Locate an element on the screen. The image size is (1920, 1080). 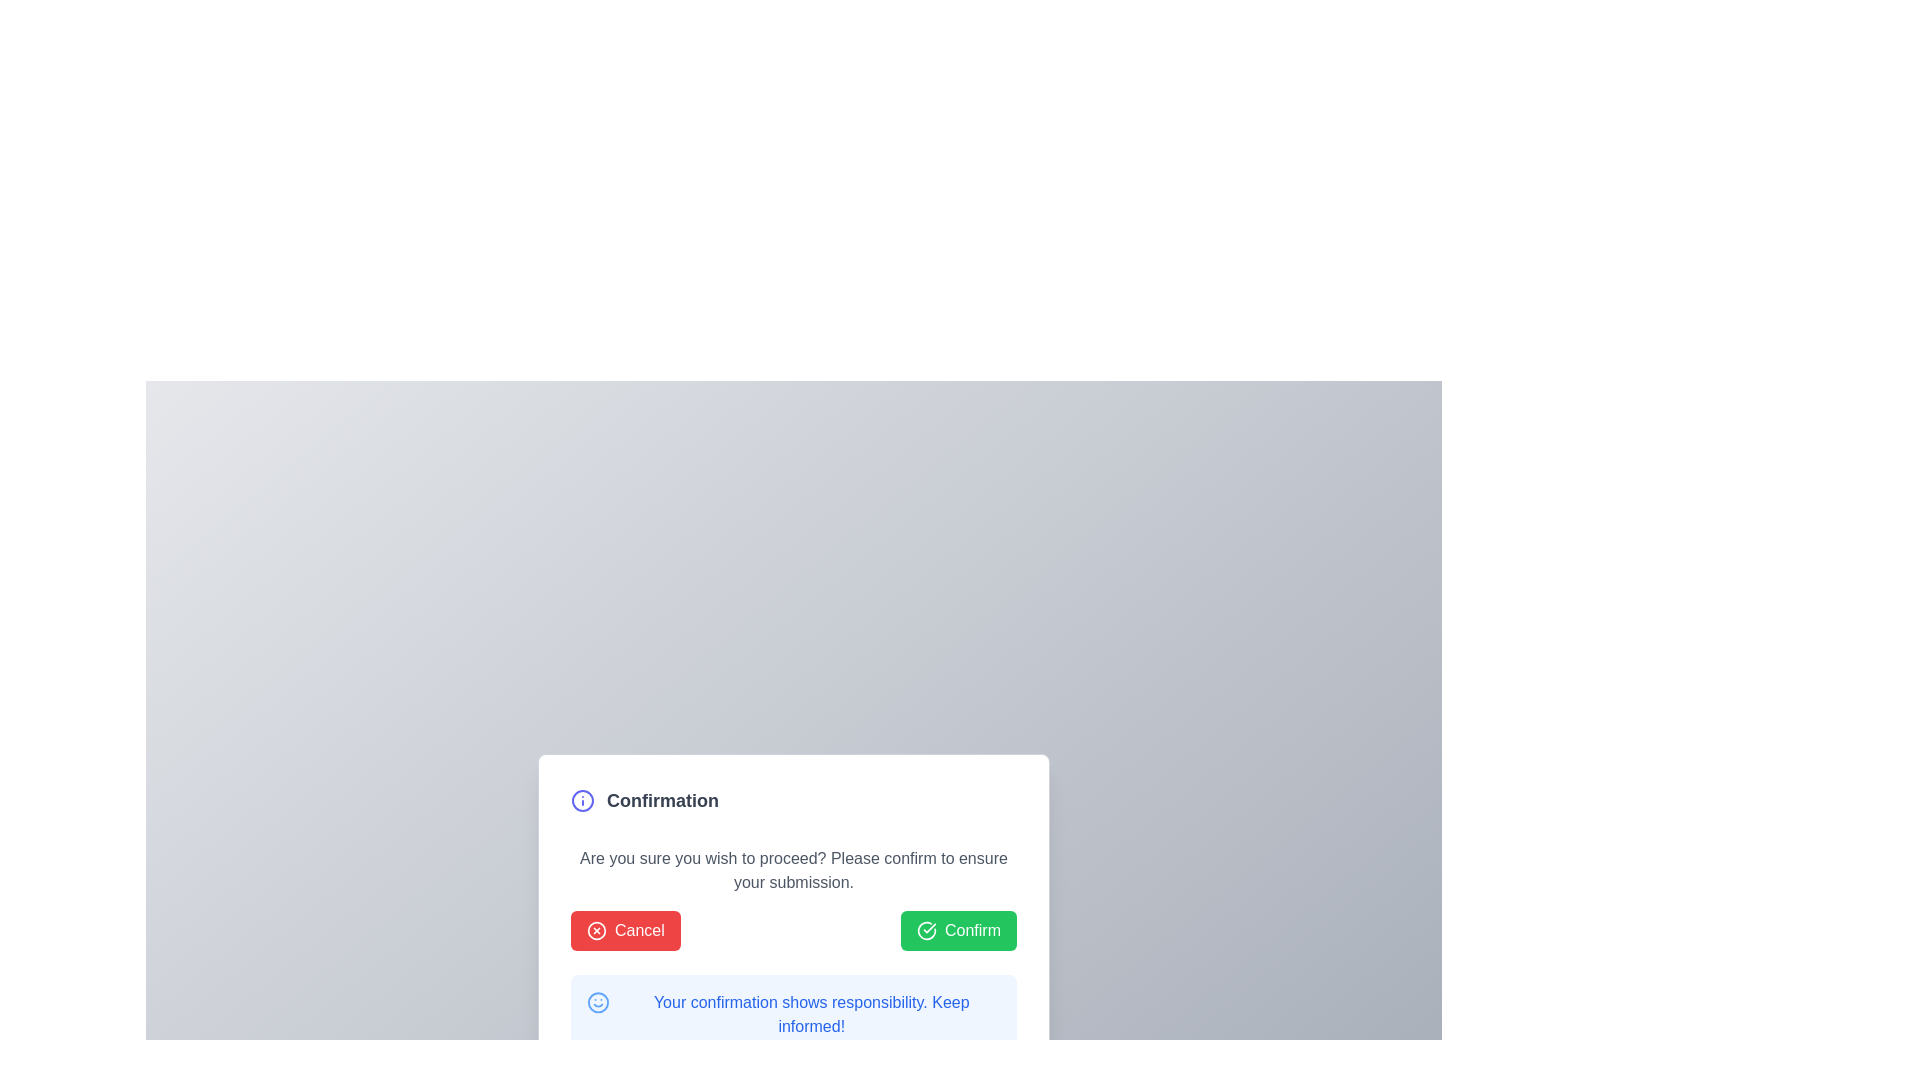
text label that serves as a header or title, positioned horizontally in a row as the second item from the left, after an informational icon is located at coordinates (662, 800).